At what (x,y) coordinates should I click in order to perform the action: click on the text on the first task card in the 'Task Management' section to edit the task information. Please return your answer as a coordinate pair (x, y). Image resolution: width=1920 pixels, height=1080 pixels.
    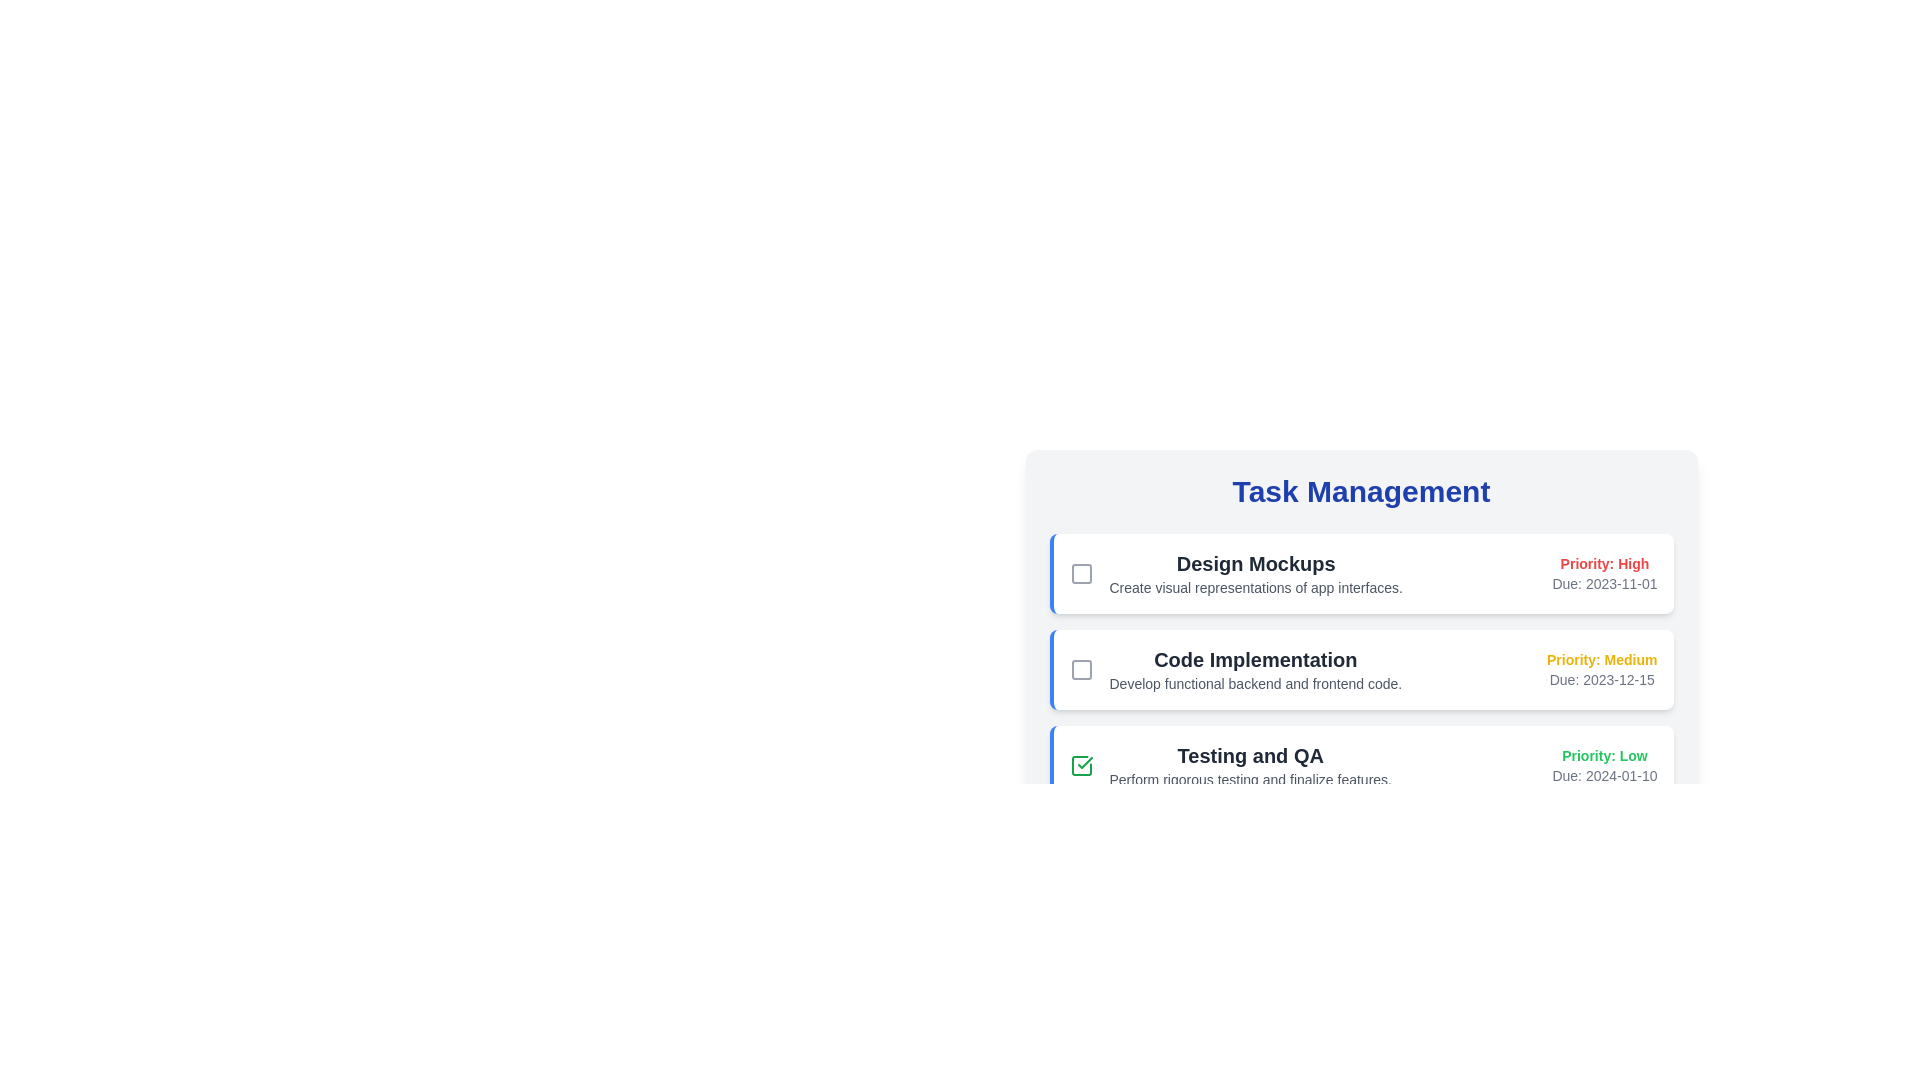
    Looking at the image, I should click on (1360, 574).